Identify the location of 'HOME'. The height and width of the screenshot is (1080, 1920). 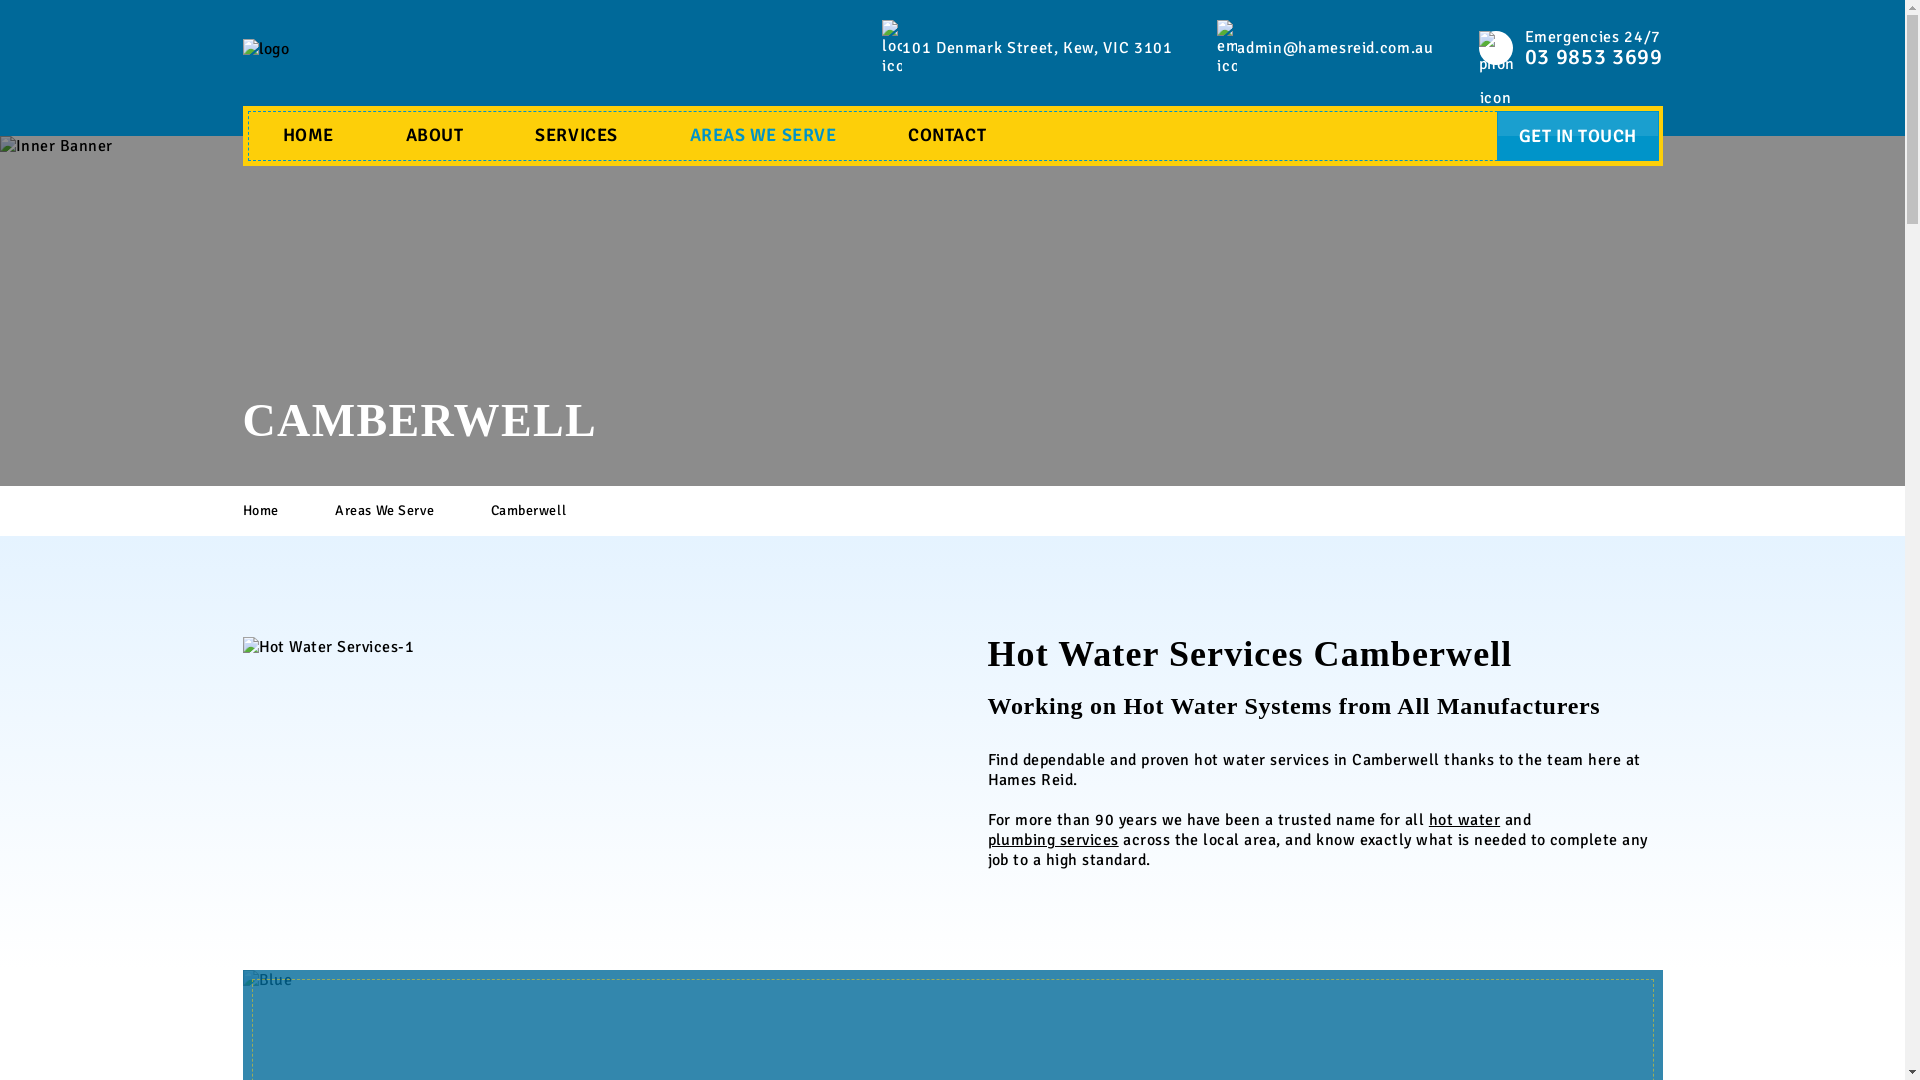
(306, 135).